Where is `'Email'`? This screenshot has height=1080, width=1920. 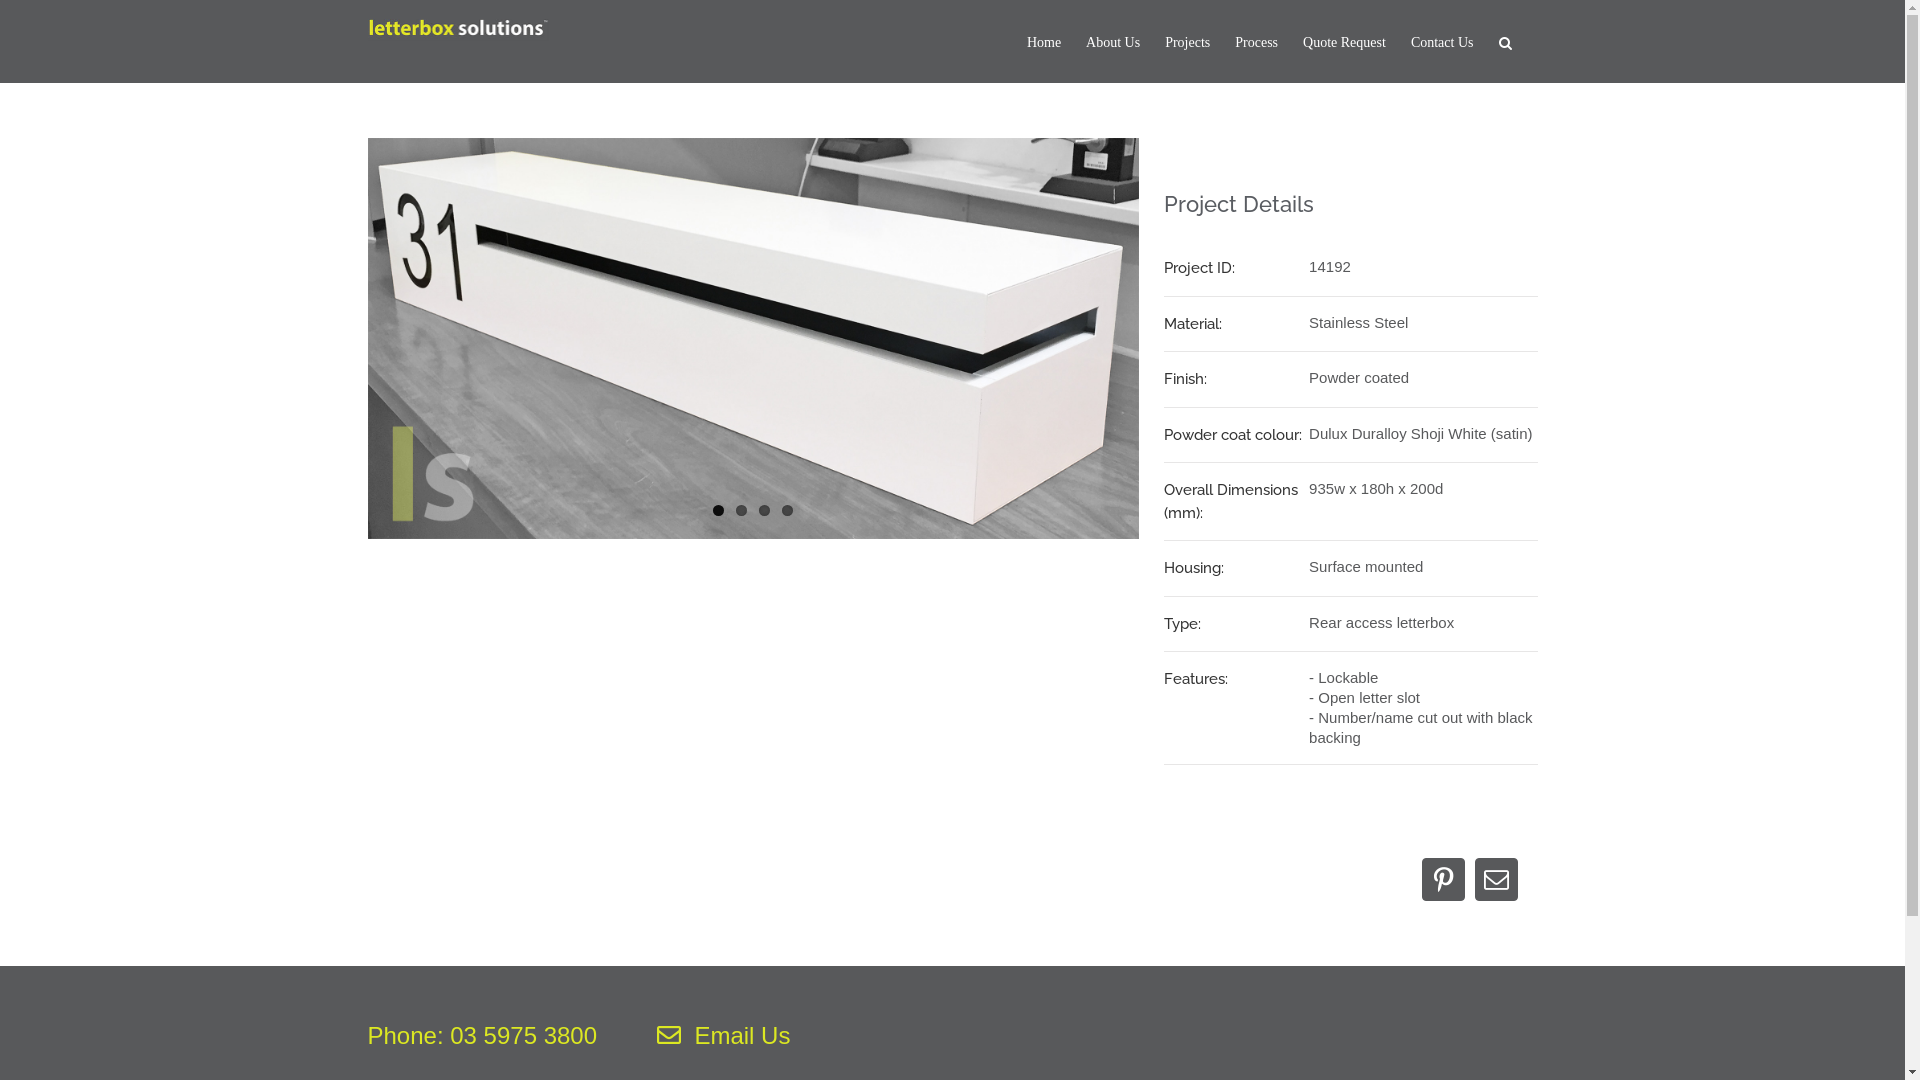 'Email' is located at coordinates (1473, 878).